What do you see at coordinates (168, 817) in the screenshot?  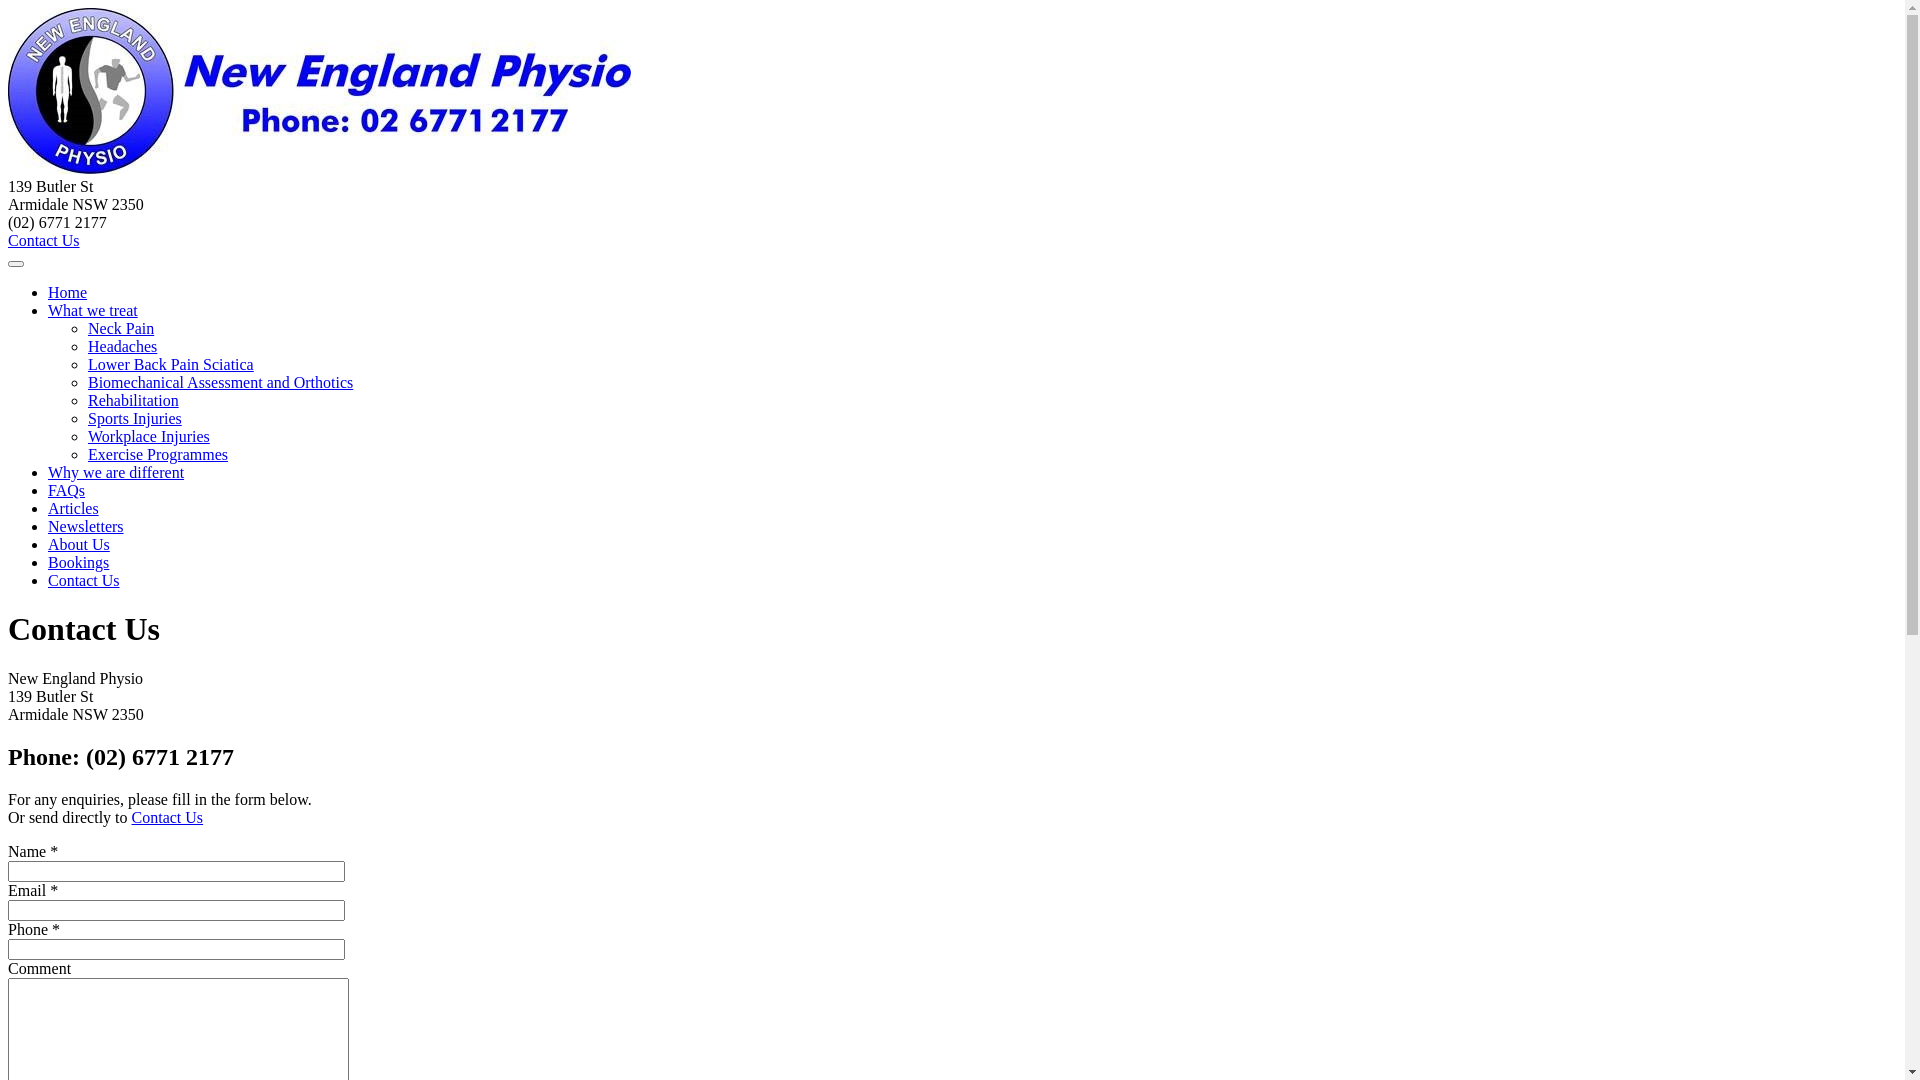 I see `'Contact Us'` at bounding box center [168, 817].